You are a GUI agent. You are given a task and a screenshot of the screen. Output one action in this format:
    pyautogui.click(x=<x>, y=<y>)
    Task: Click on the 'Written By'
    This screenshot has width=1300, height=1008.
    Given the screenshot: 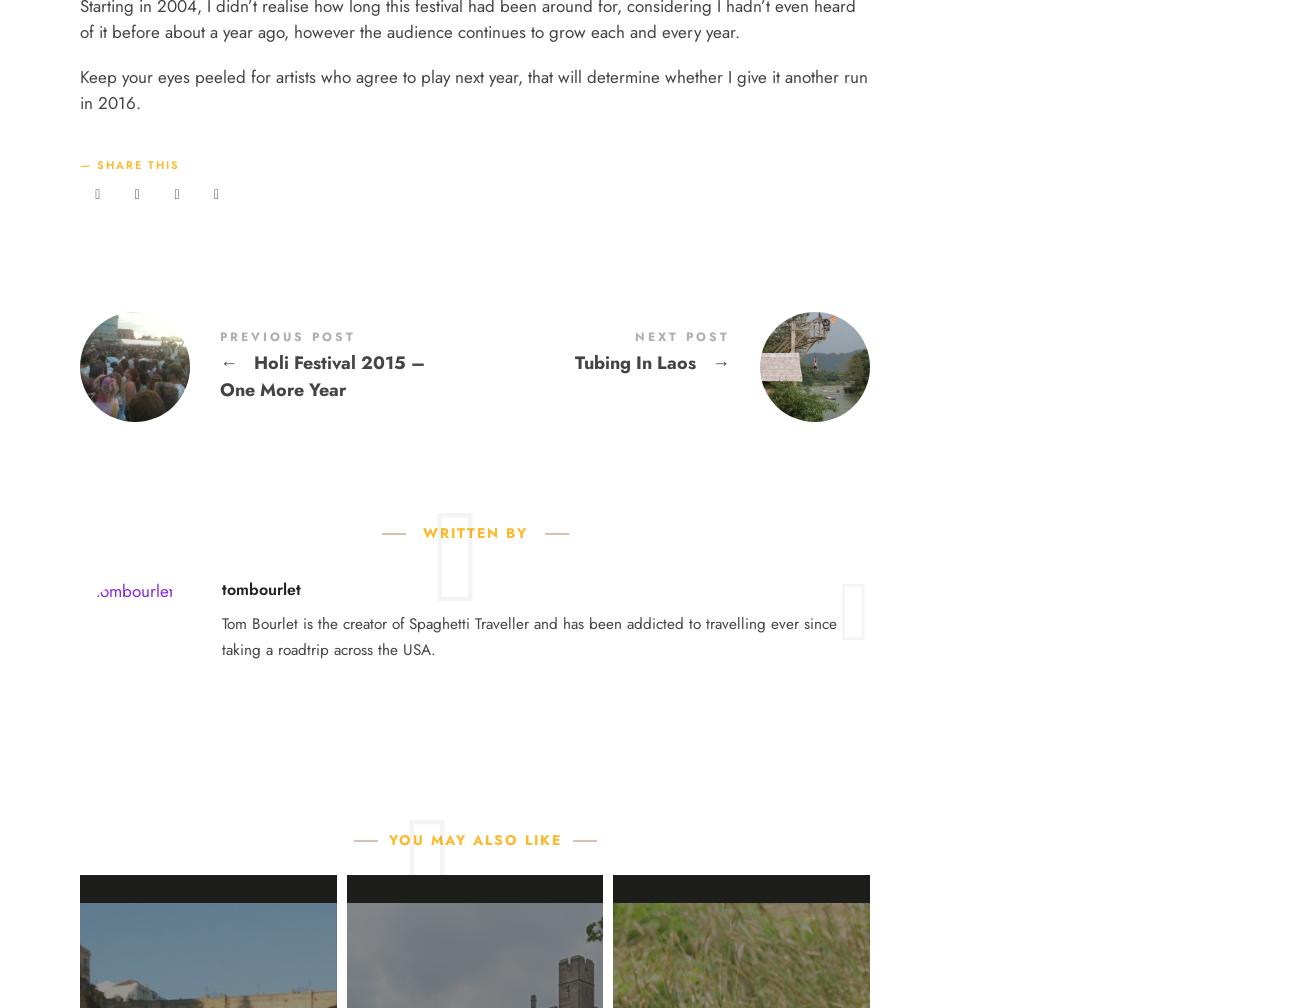 What is the action you would take?
    pyautogui.click(x=473, y=533)
    